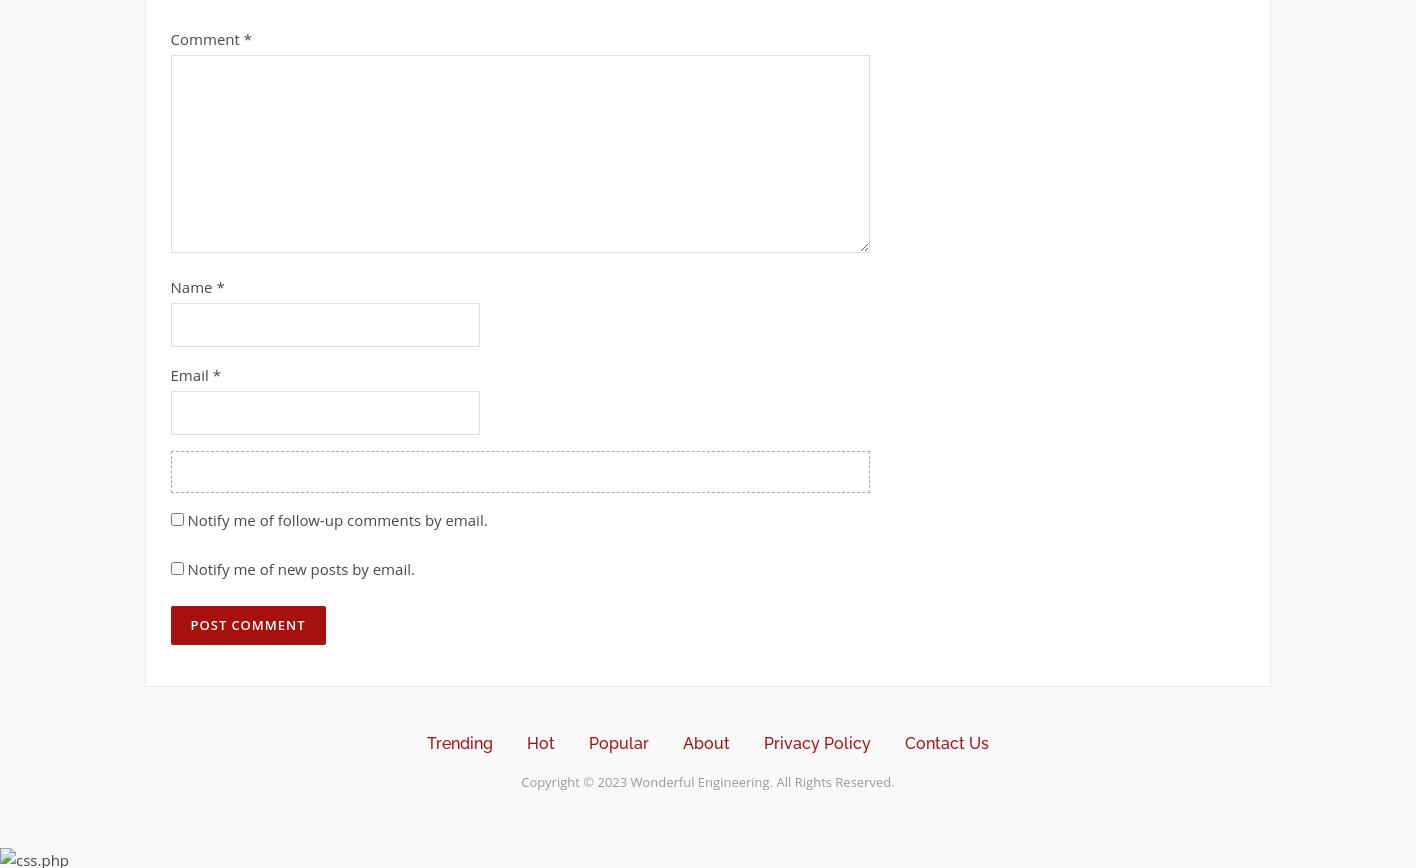  I want to click on 'Popular', so click(618, 742).